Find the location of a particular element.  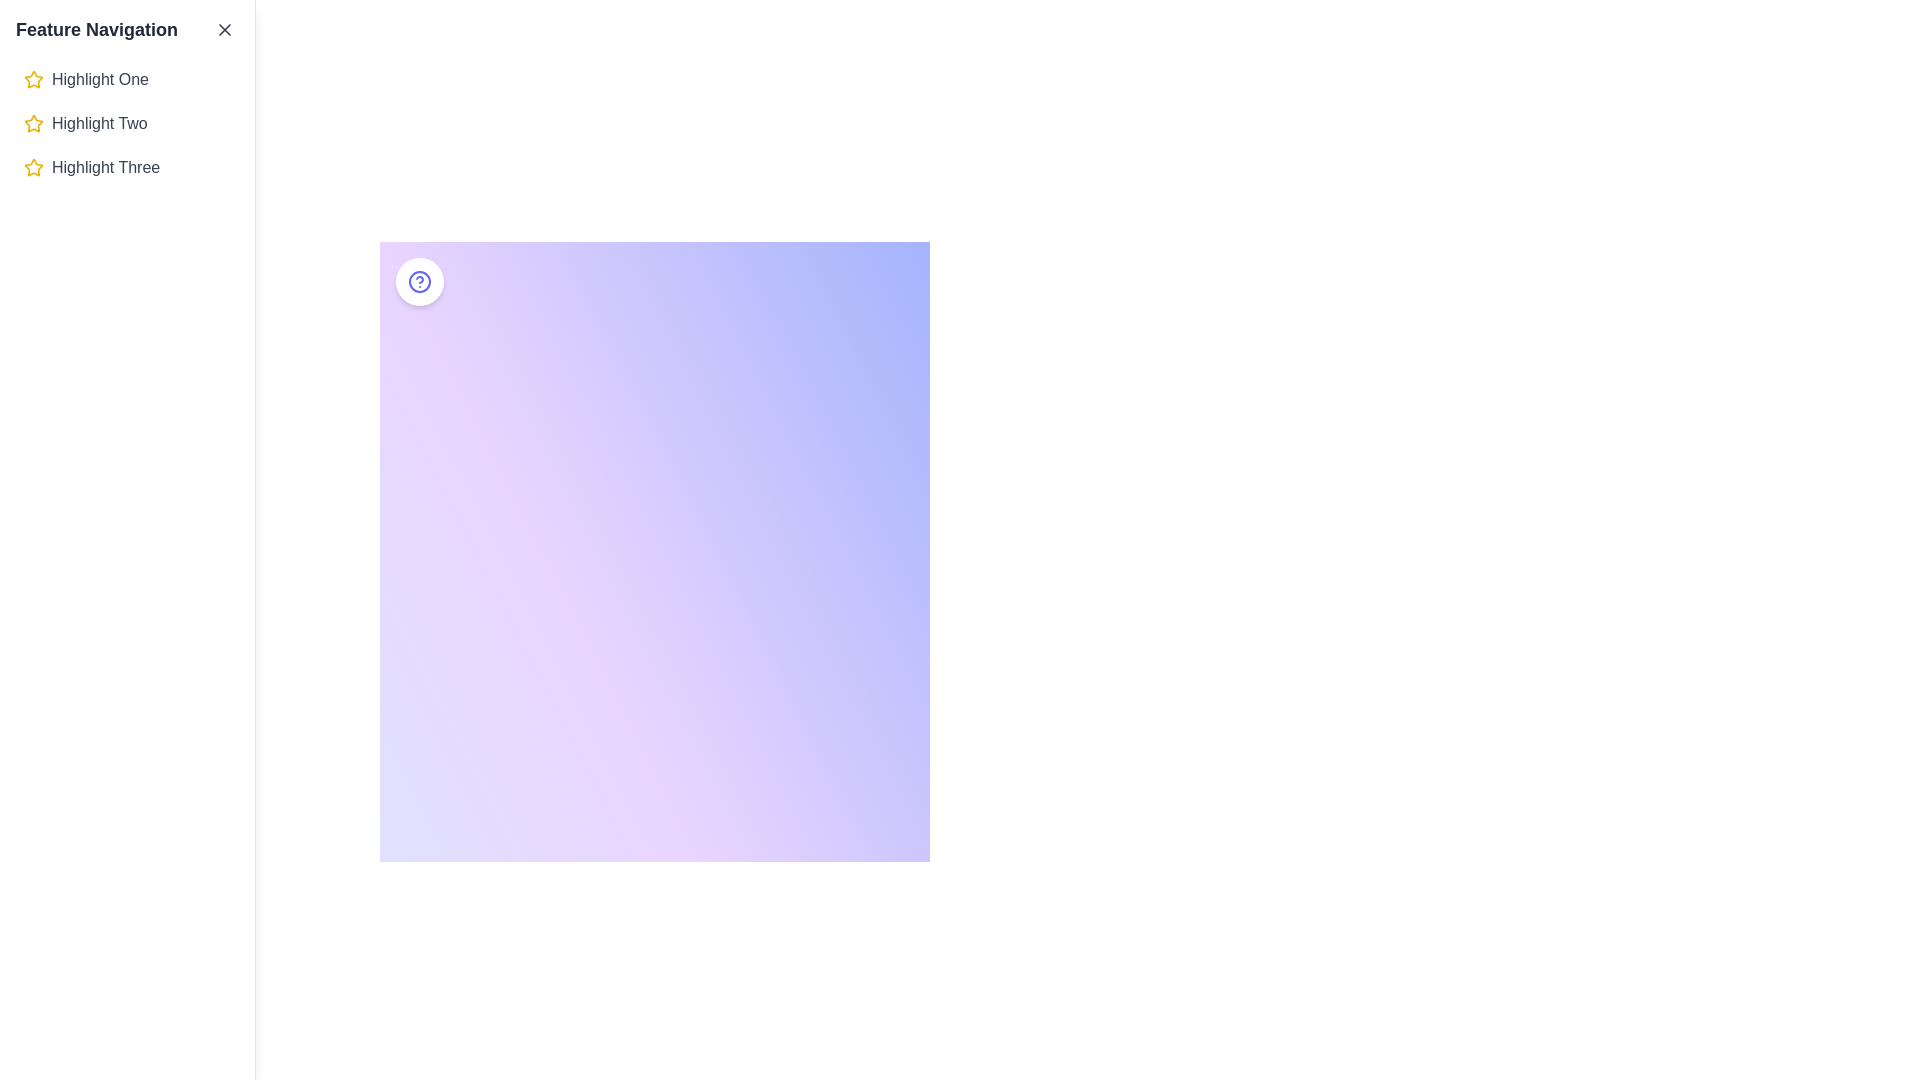

the 'Highlight One' list item, which features a yellow star icon on the left and dark styled text is located at coordinates (126, 79).